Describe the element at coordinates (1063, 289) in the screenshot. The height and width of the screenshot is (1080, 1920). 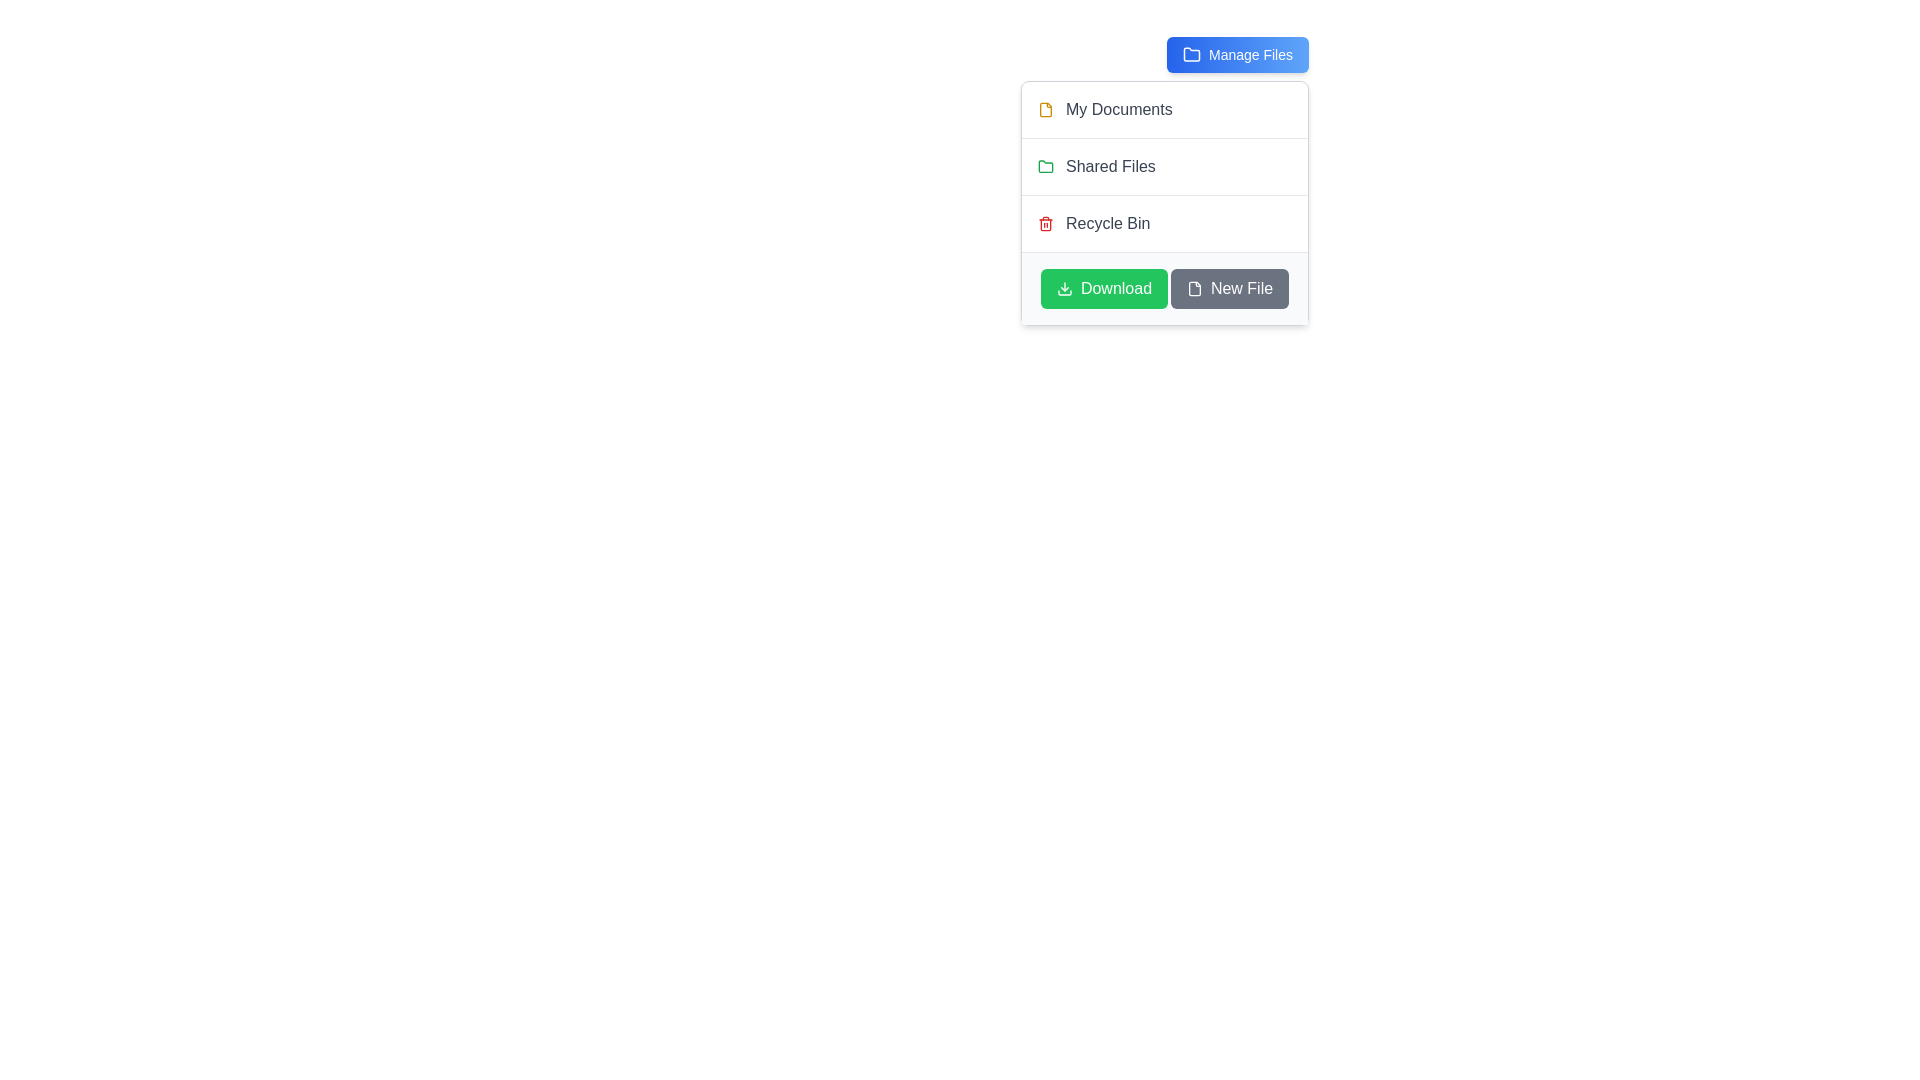
I see `the download icon located on the left side of the green 'Download' button in the lower section of the white rectangular panel` at that location.